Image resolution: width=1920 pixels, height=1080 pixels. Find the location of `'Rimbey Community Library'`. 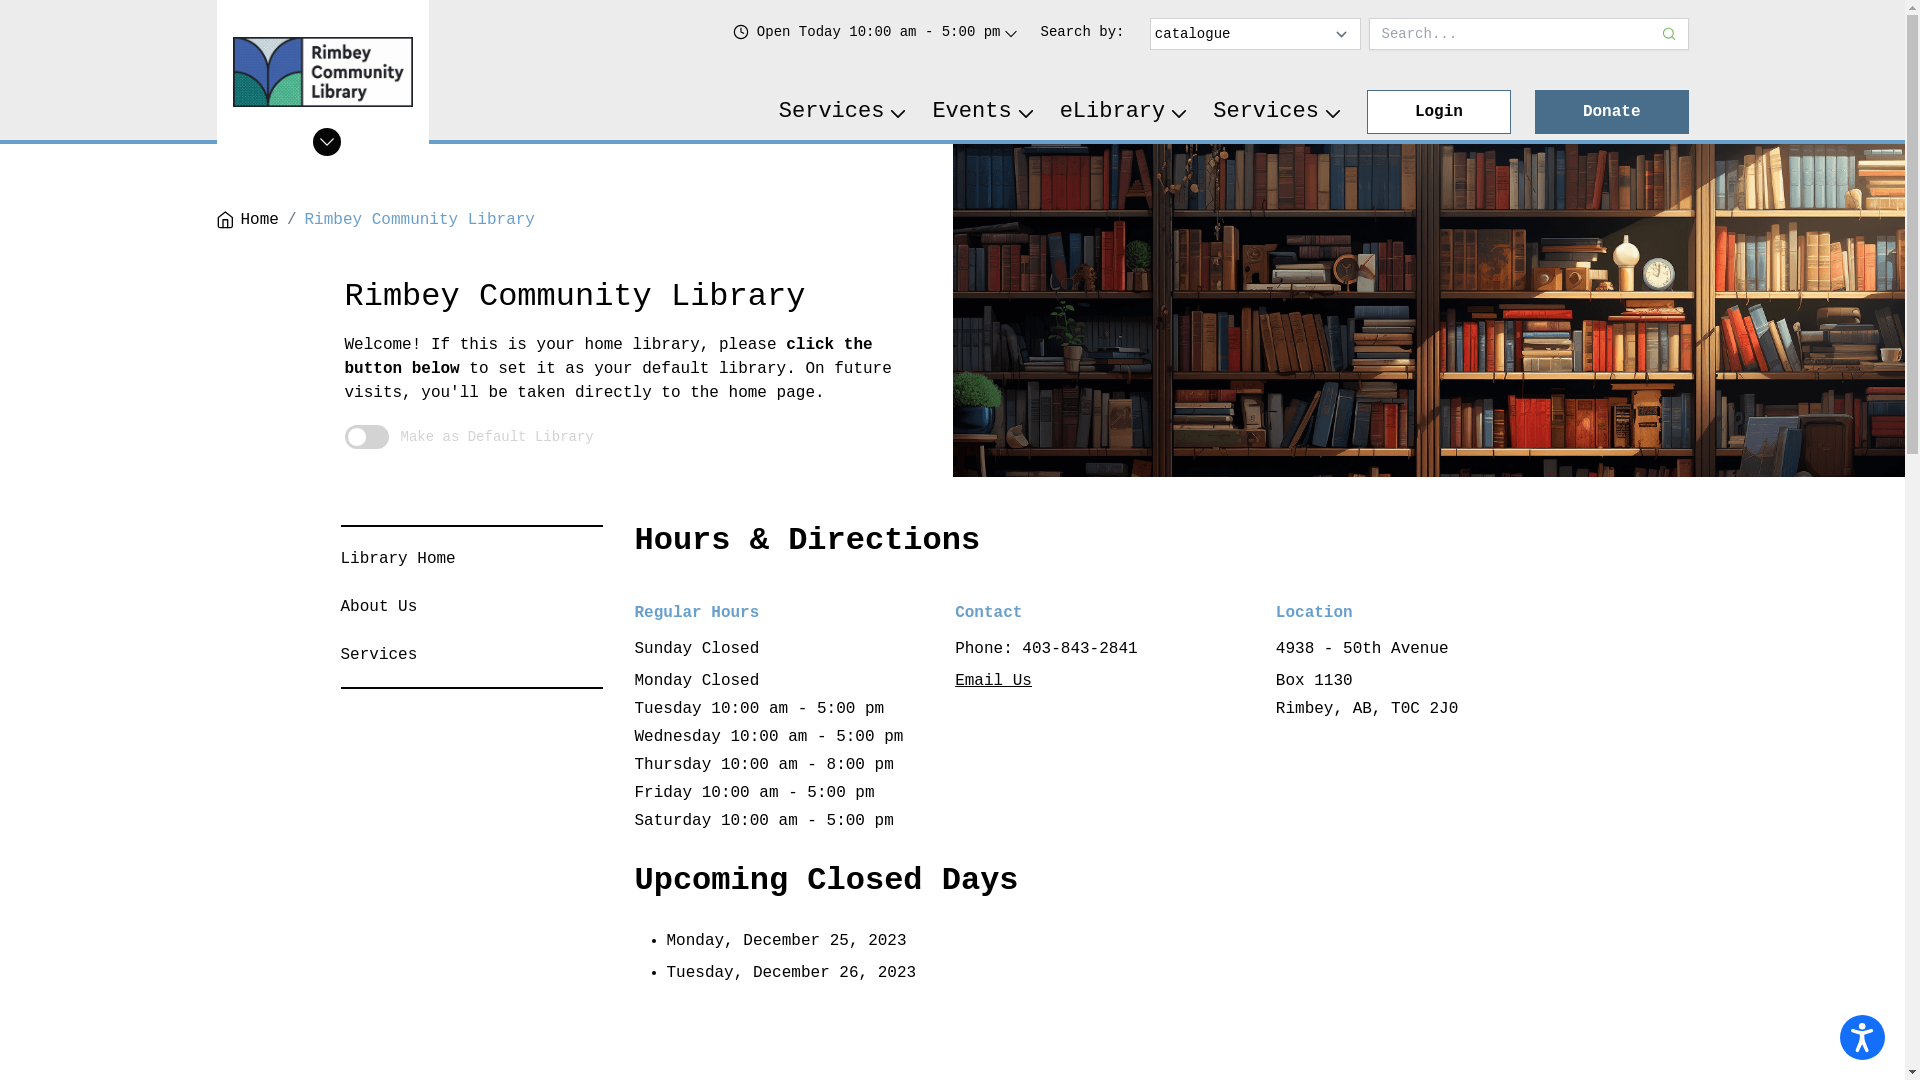

'Rimbey Community Library' is located at coordinates (419, 219).